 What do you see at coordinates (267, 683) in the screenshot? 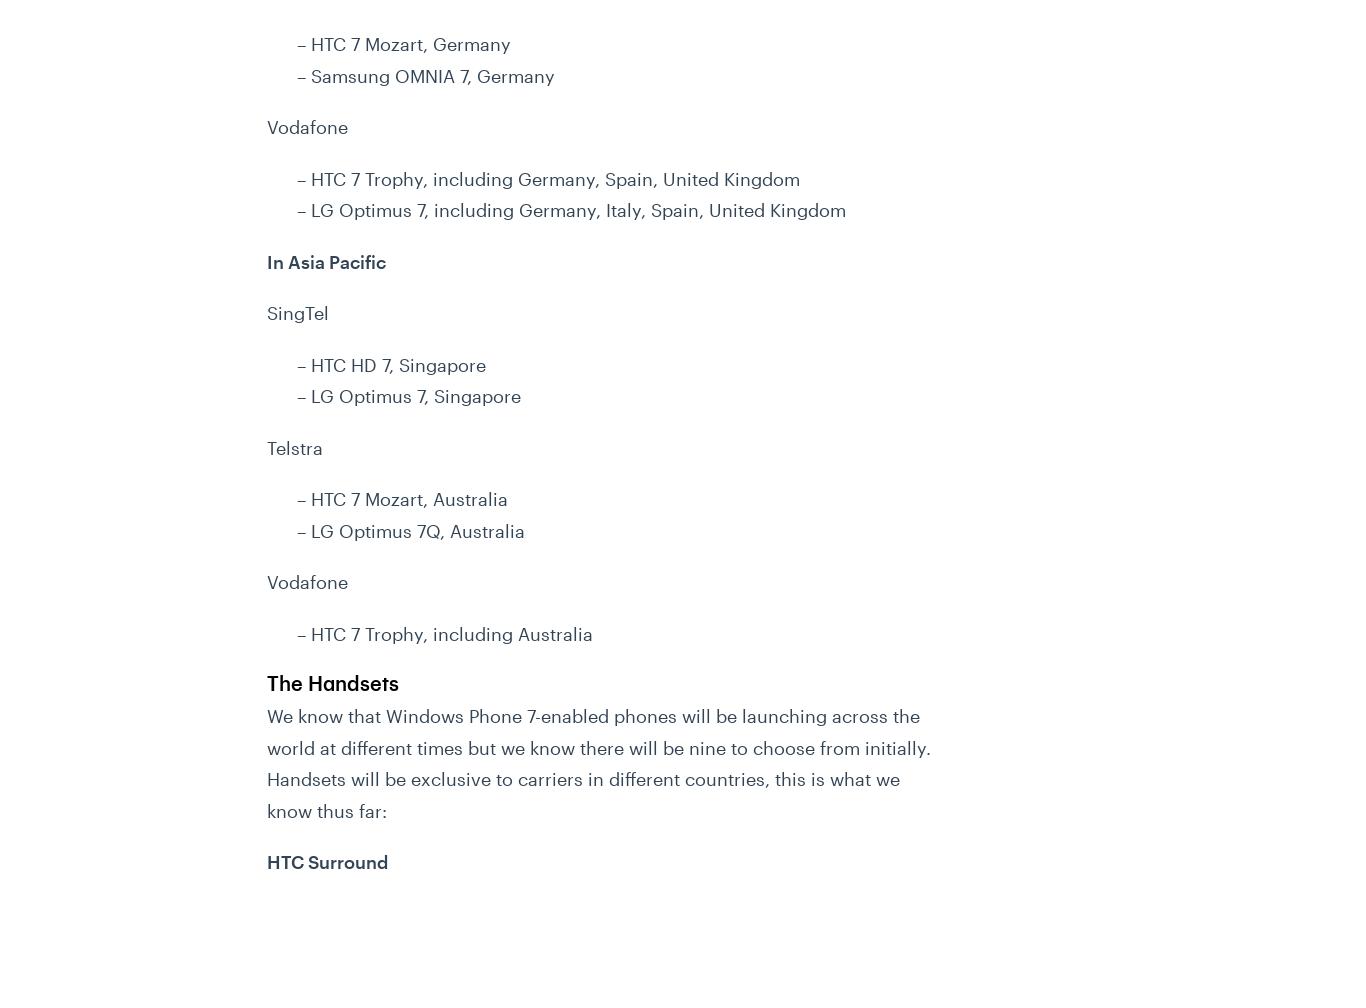
I see `'The Handsets'` at bounding box center [267, 683].